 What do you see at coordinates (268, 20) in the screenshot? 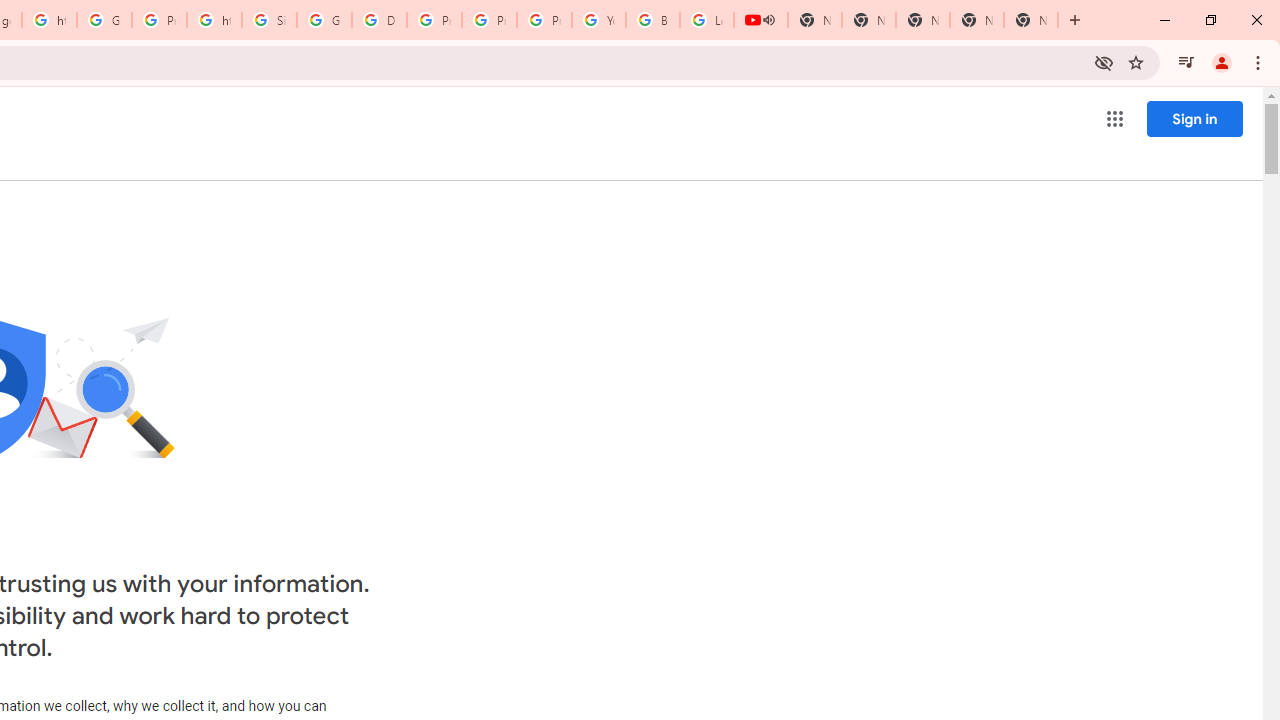
I see `'Sign in - Google Accounts'` at bounding box center [268, 20].